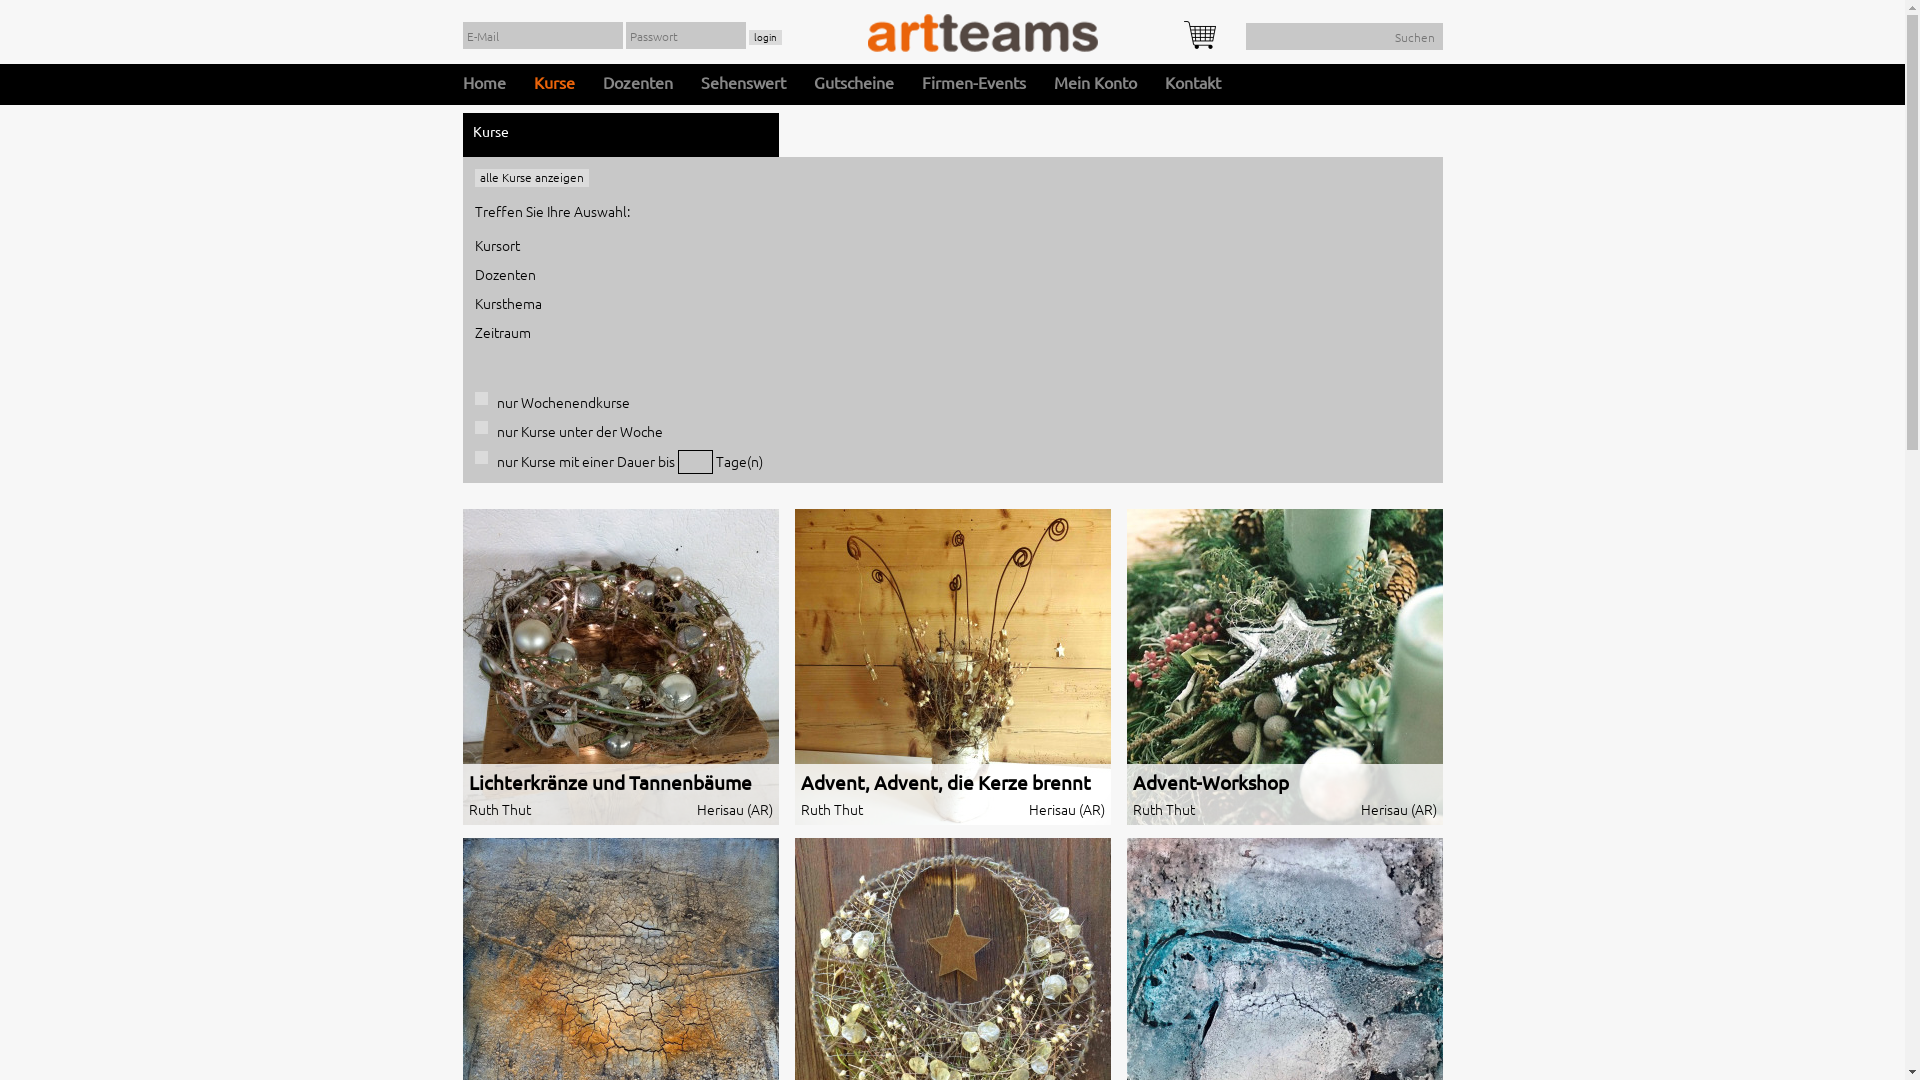 This screenshot has width=1920, height=1080. Describe the element at coordinates (763, 37) in the screenshot. I see `'login'` at that location.